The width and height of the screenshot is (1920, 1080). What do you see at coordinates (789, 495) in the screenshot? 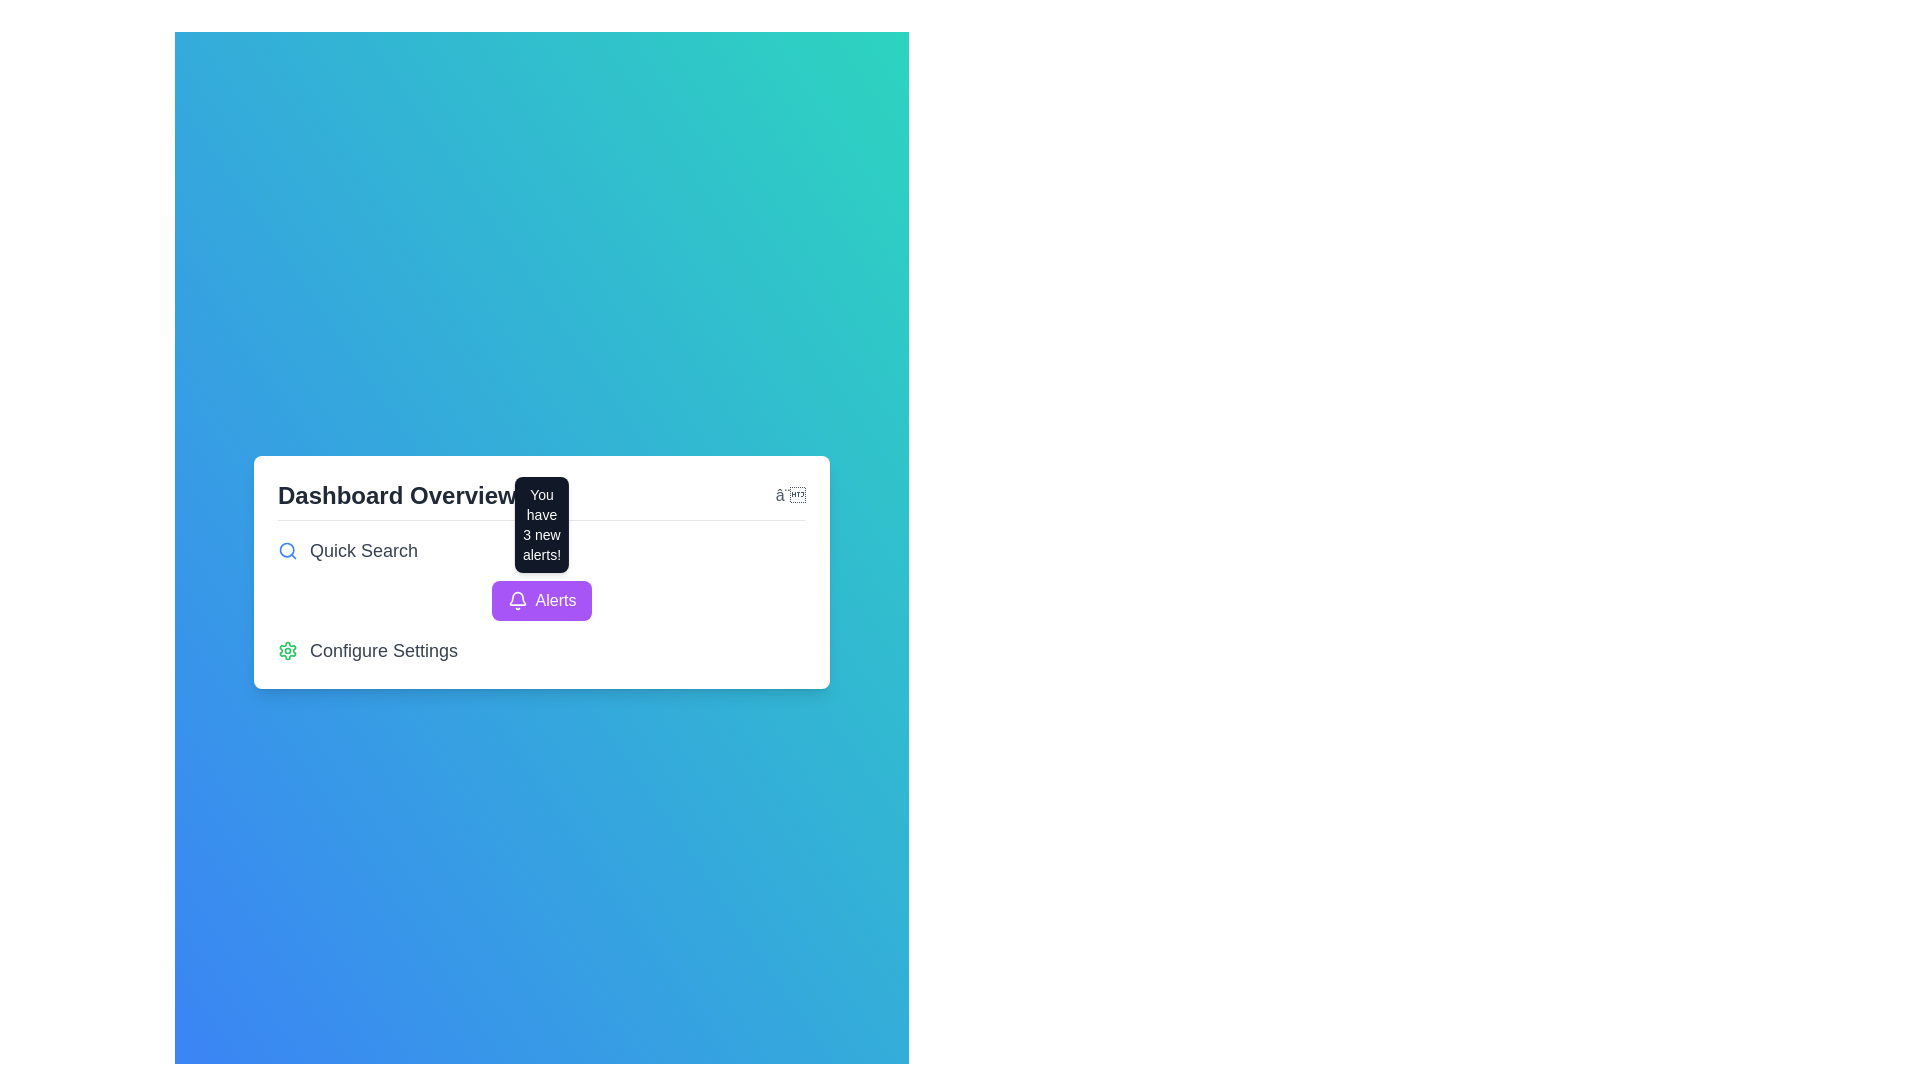
I see `the interactive icon located at the top-right corner of the 'Dashboard Overview' panel header` at bounding box center [789, 495].